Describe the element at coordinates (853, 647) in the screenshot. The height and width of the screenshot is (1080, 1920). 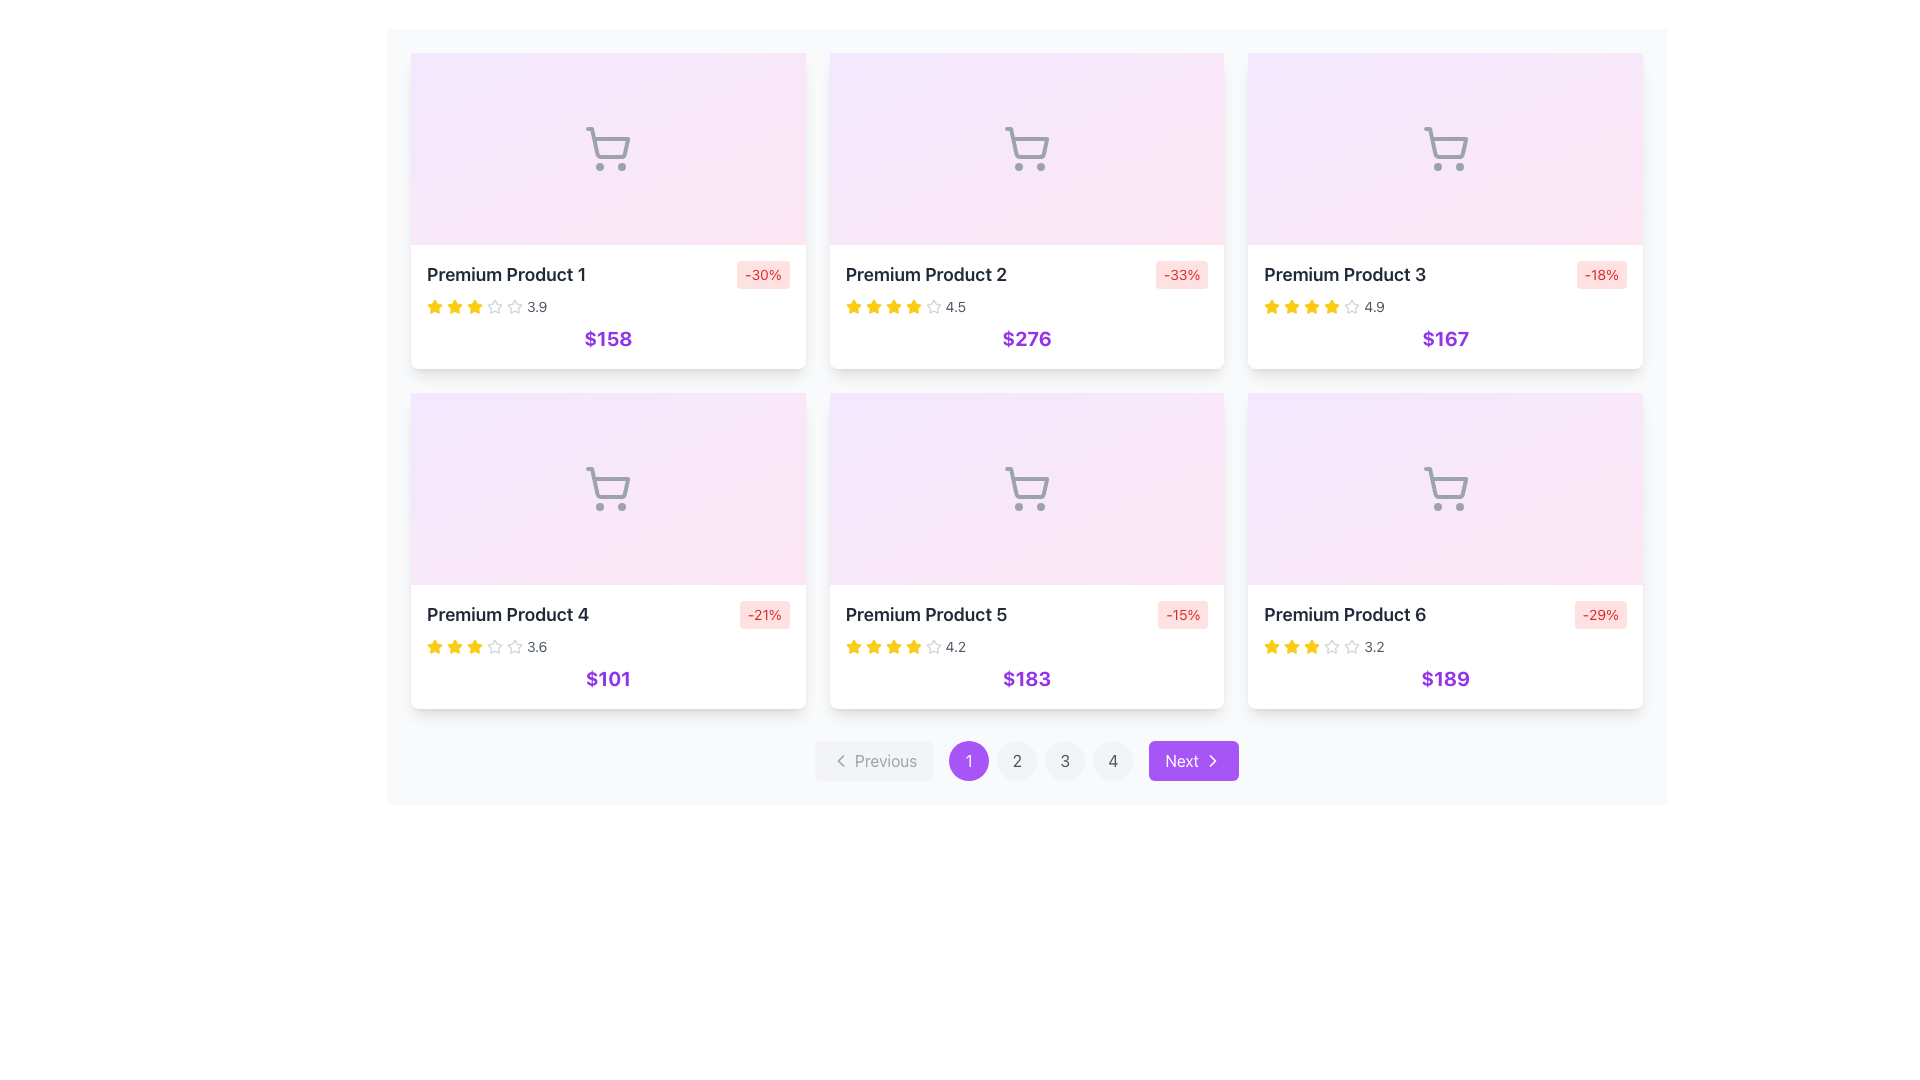
I see `the first star in the graphical rating indicator for the product 'Premium Product 5' to trigger a tooltip or visual feedback` at that location.